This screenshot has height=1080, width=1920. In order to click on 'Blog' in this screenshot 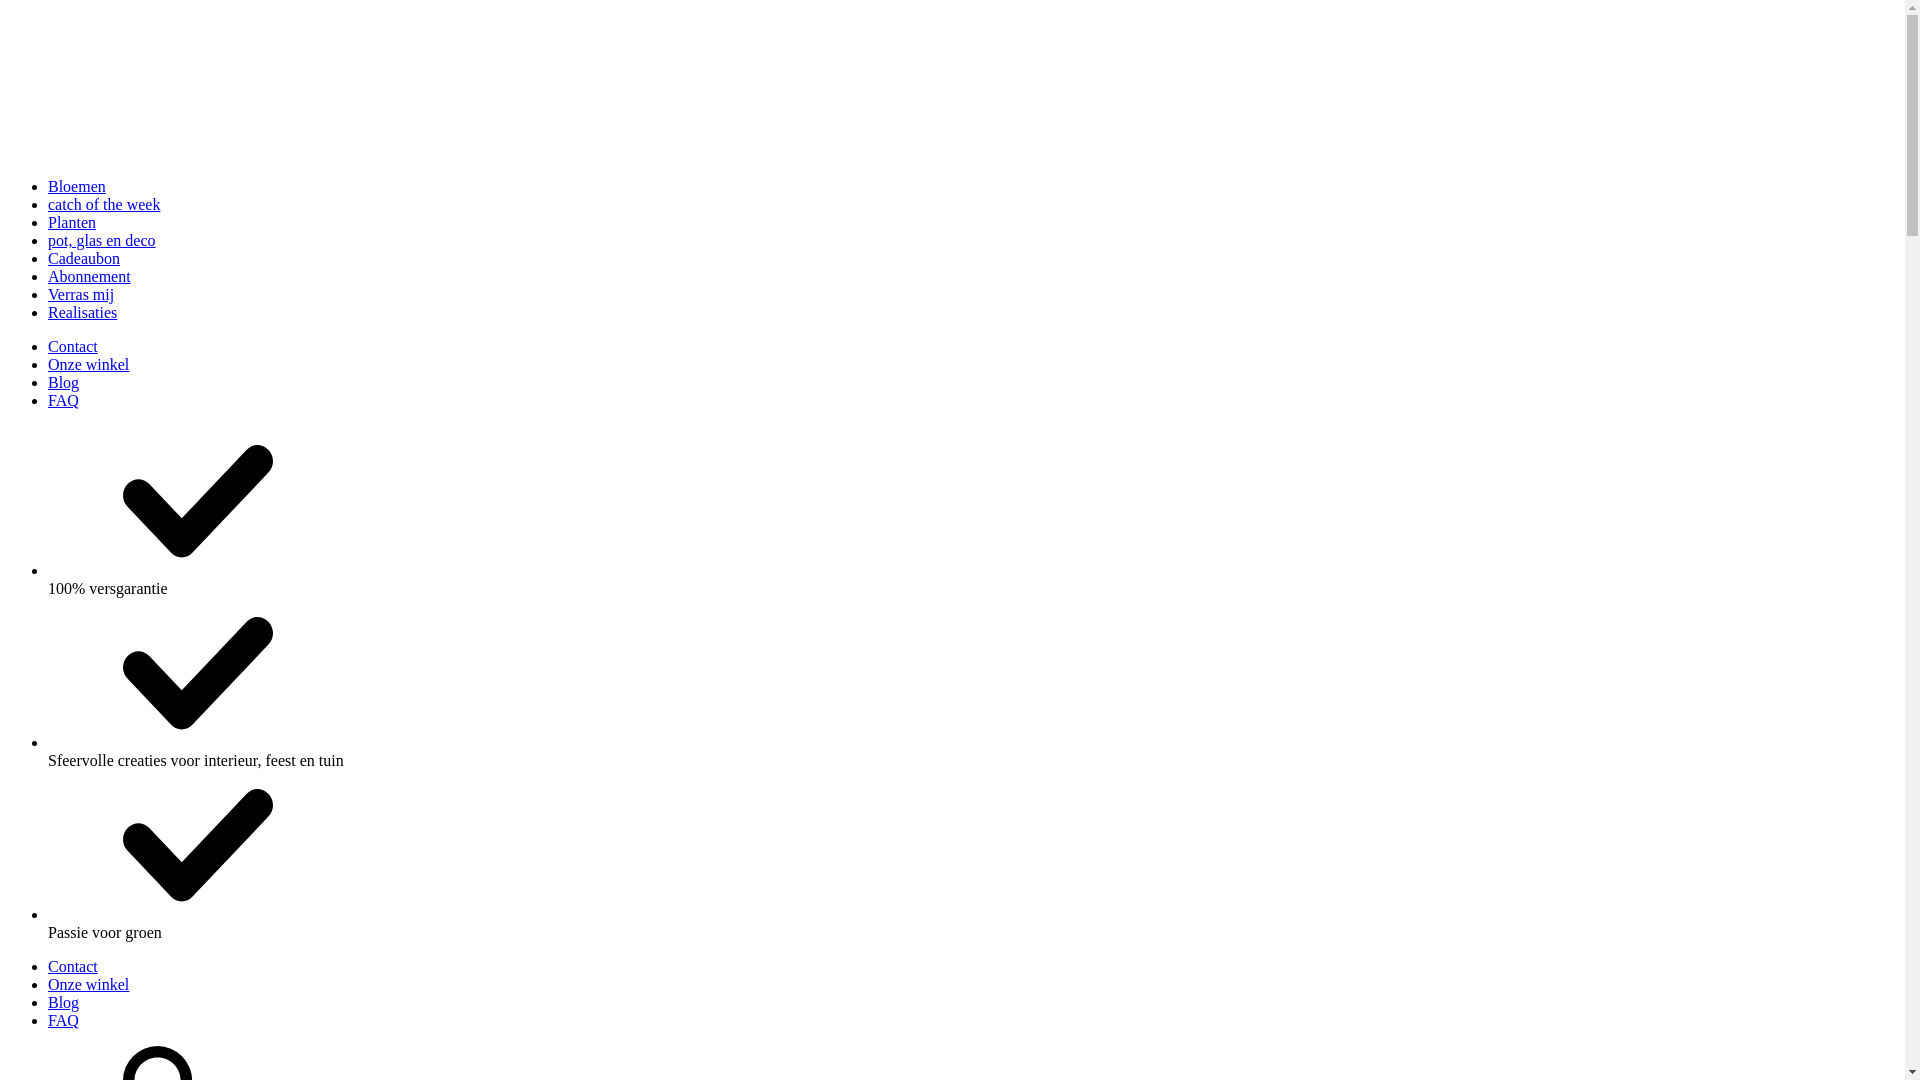, I will do `click(63, 1002)`.